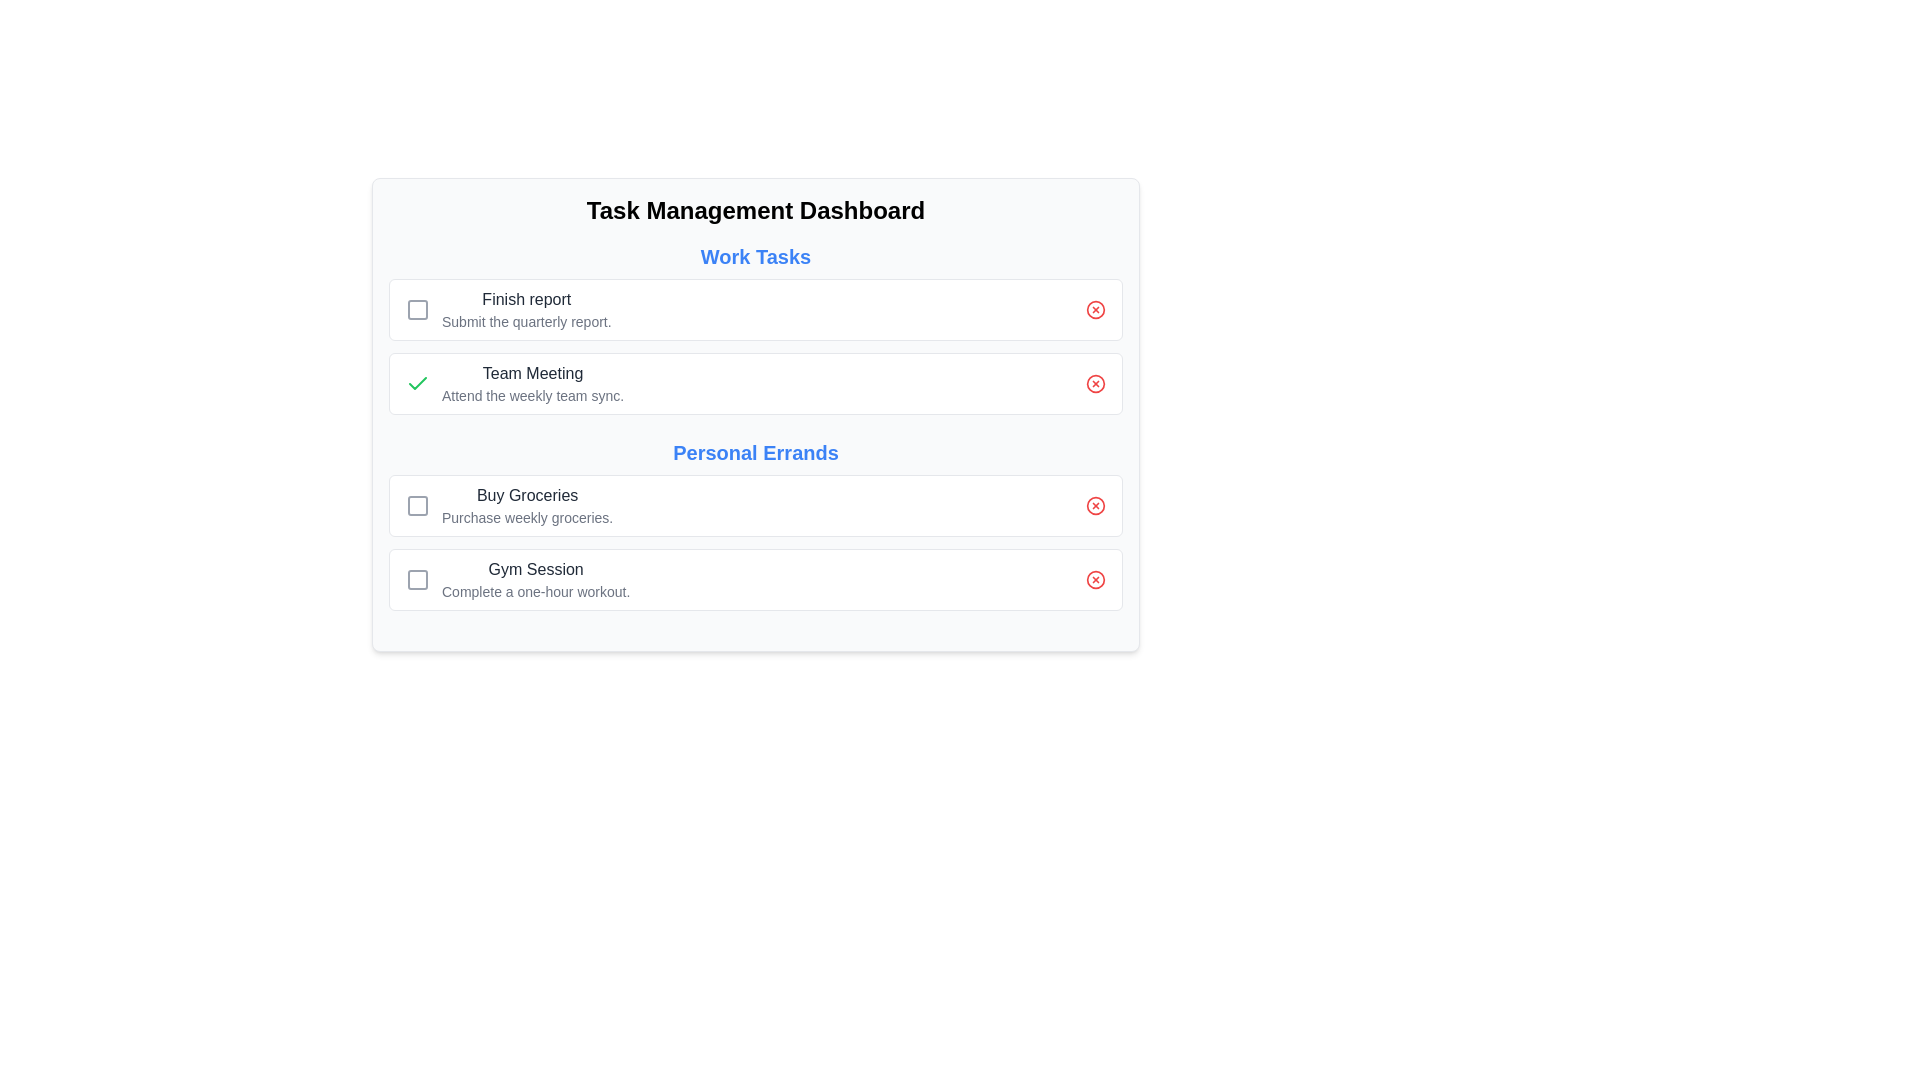 The width and height of the screenshot is (1920, 1080). I want to click on the second task under the 'Personal Errands' category, which includes a checkbox and a delete button for the 'Gym Session' task, so click(754, 579).